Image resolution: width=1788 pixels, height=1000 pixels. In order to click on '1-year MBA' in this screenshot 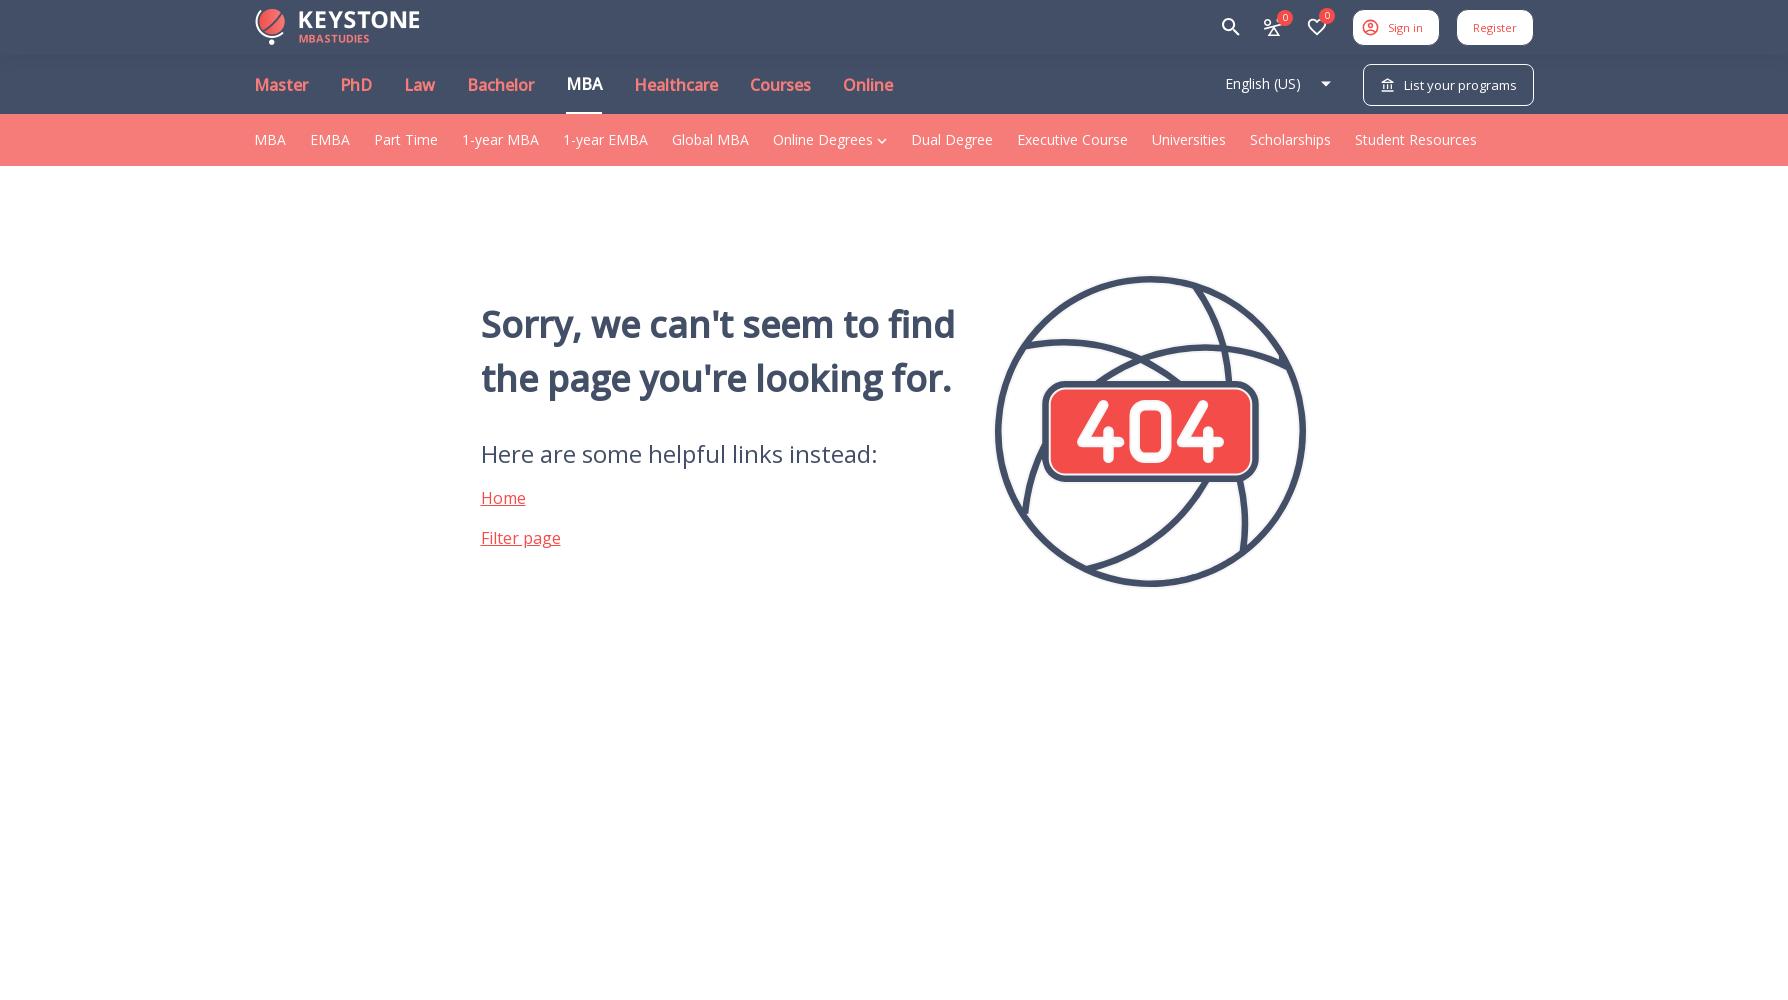, I will do `click(500, 139)`.